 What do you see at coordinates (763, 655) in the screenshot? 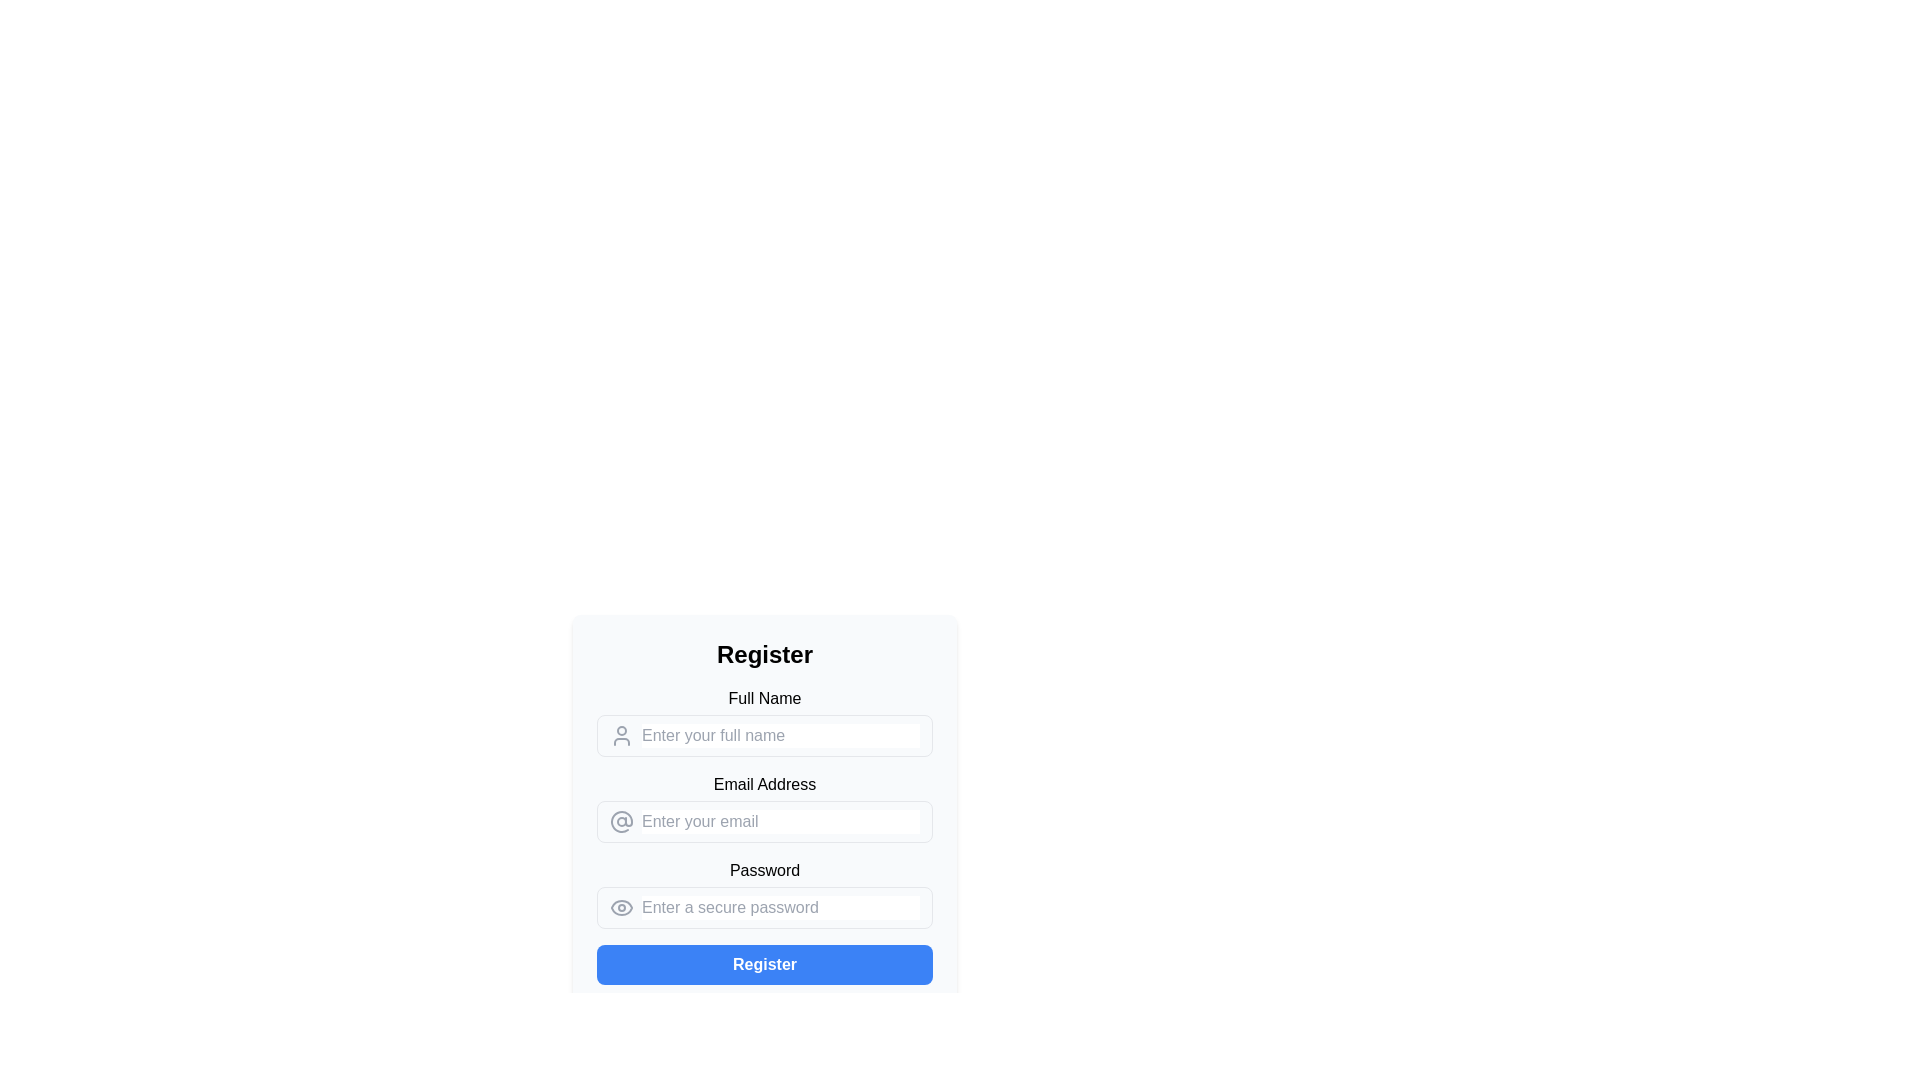
I see `the bold, large-sized 'Register' text label which is centered at the top of the registration form, above the input fields and the Register button` at bounding box center [763, 655].